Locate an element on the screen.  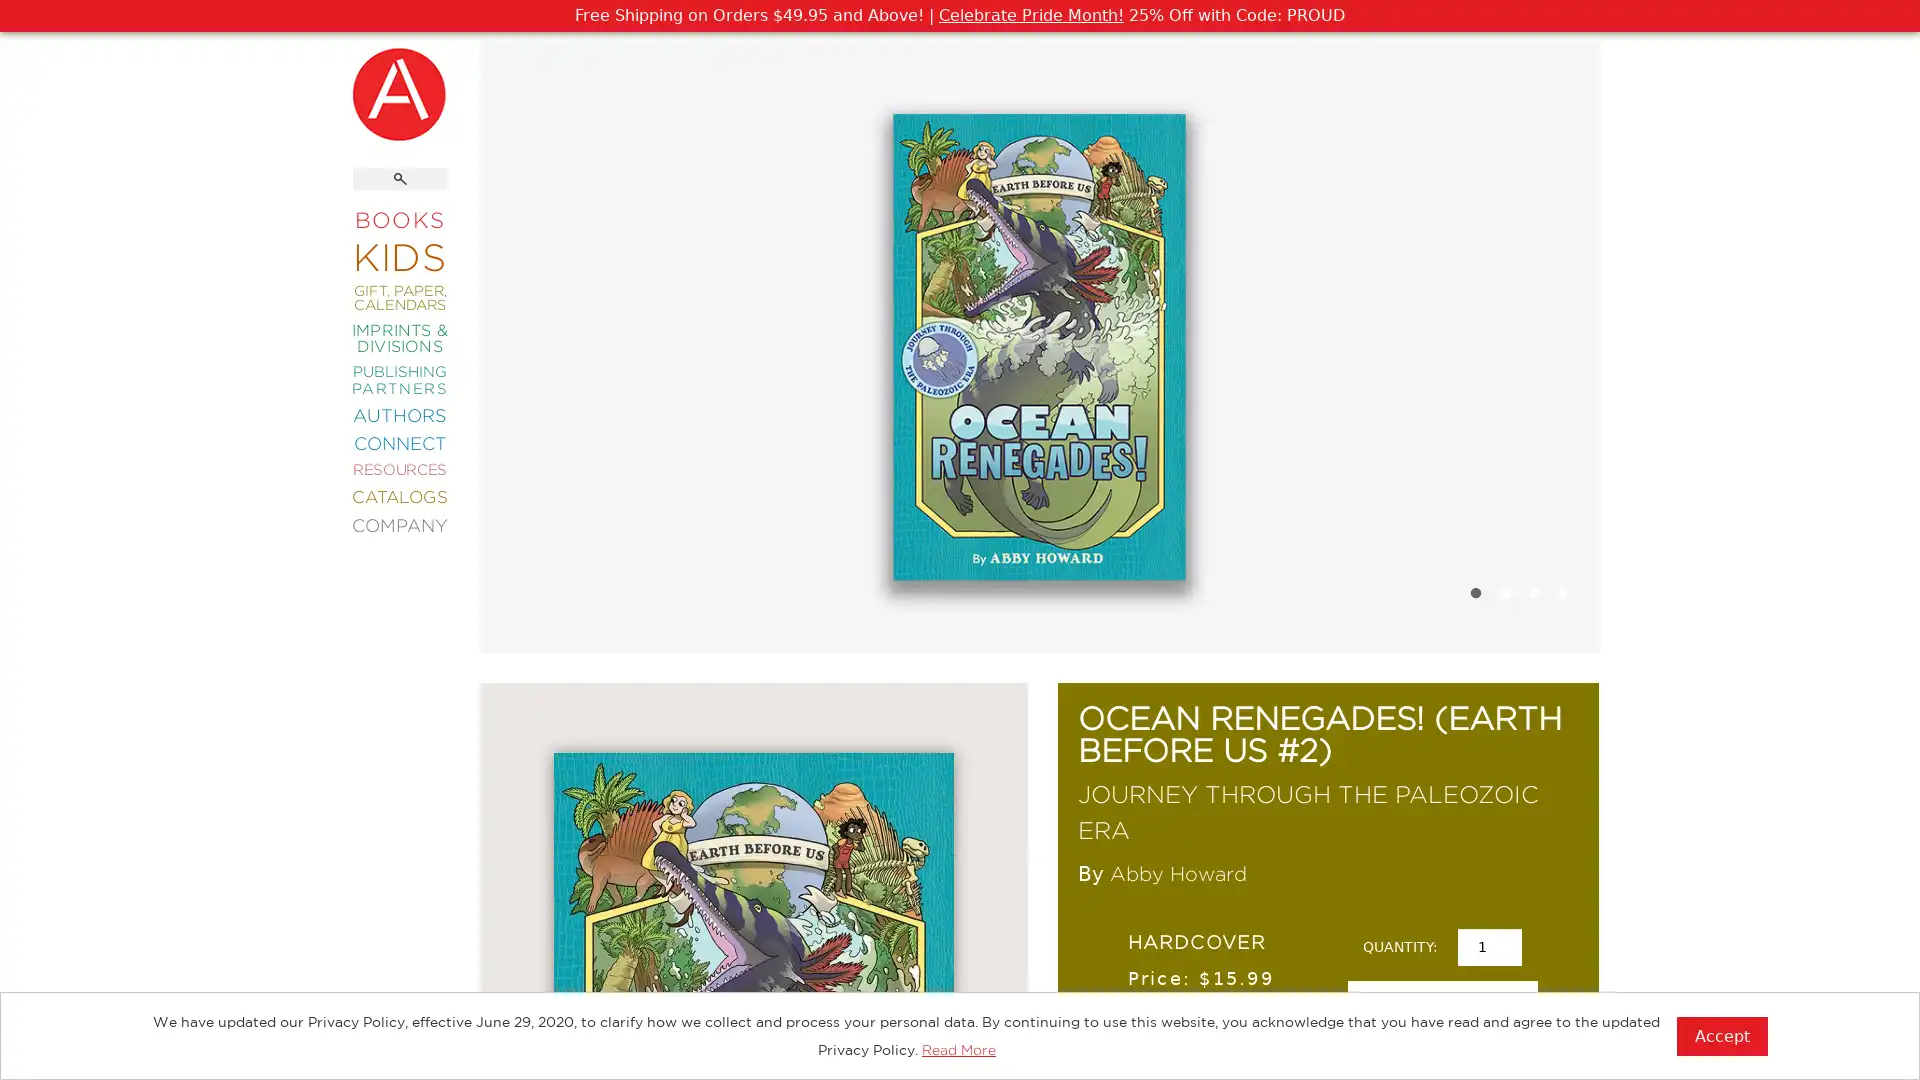
GIFT, PAPER, CALENDARS is located at coordinates (399, 297).